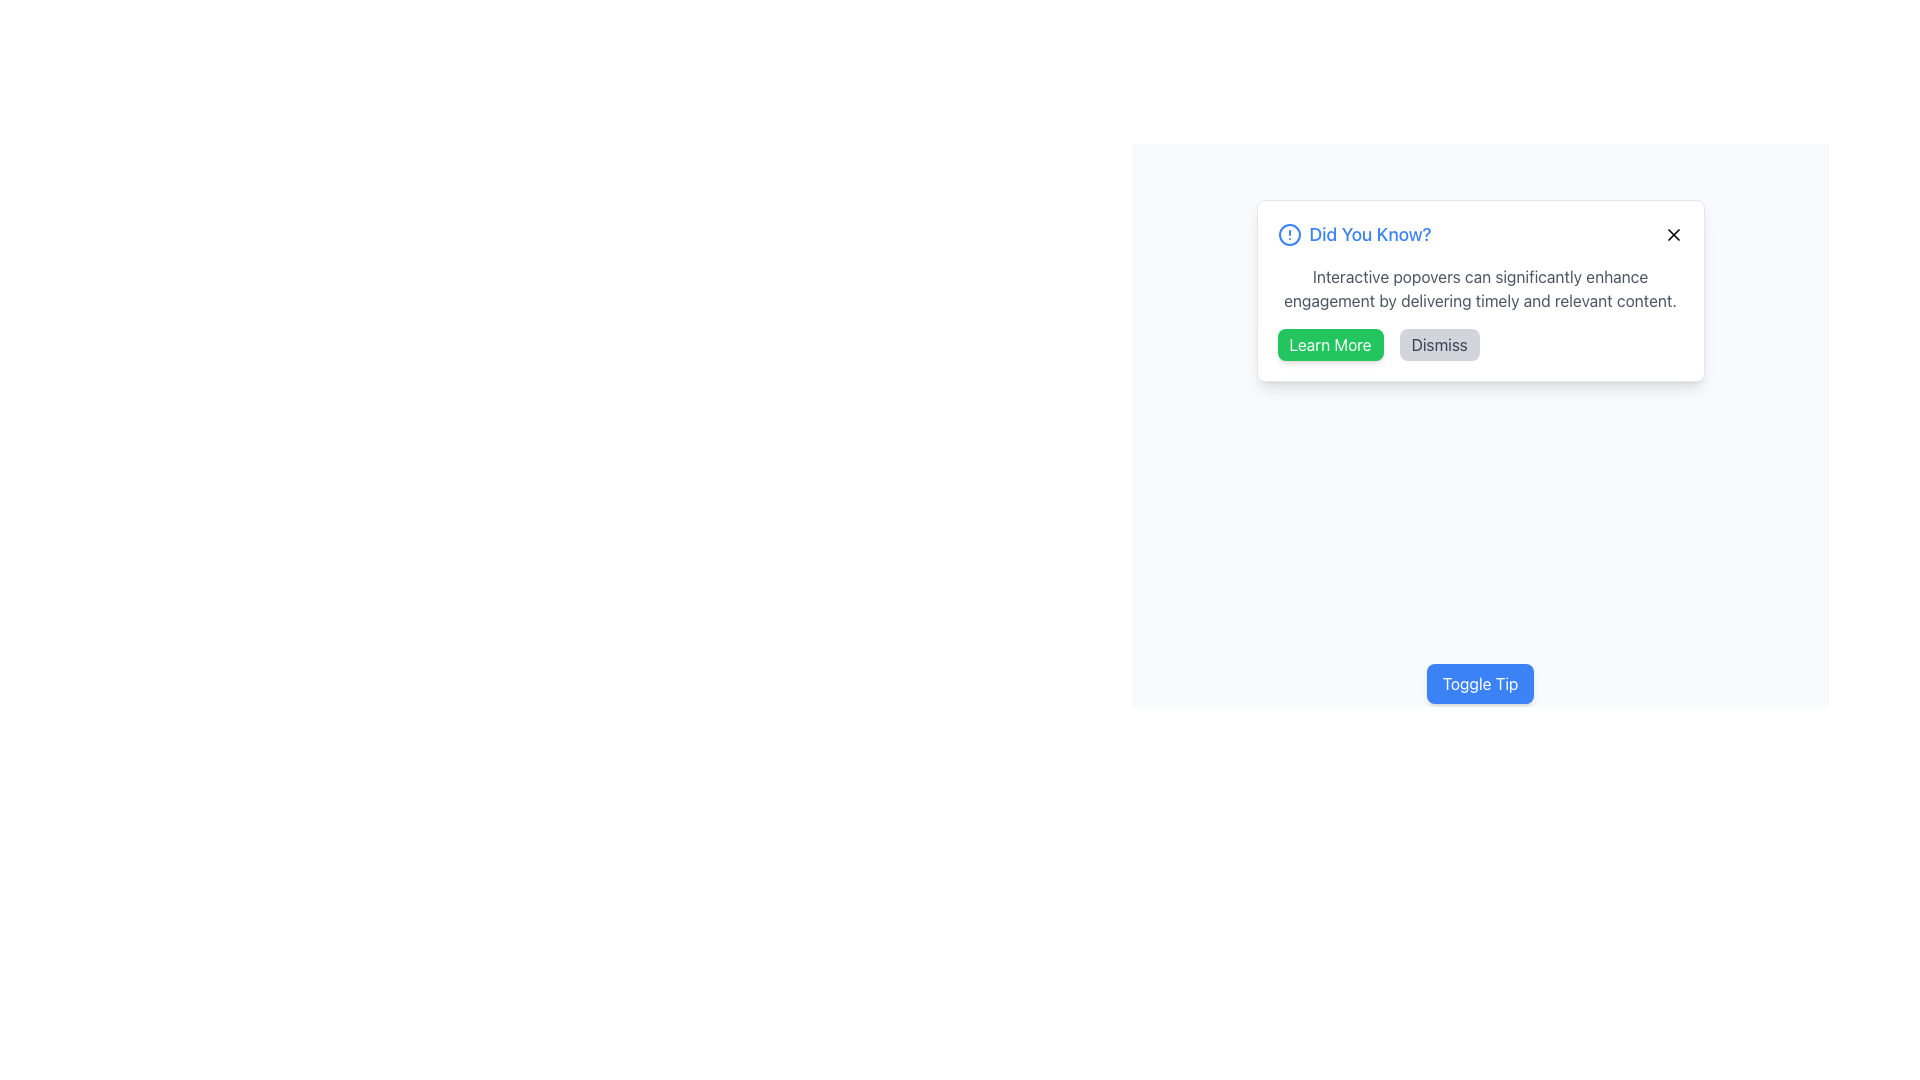 The image size is (1920, 1080). Describe the element at coordinates (1289, 234) in the screenshot. I see `the blue circular icon with an exclamation mark, which is located at the top-left corner of the notification box` at that location.